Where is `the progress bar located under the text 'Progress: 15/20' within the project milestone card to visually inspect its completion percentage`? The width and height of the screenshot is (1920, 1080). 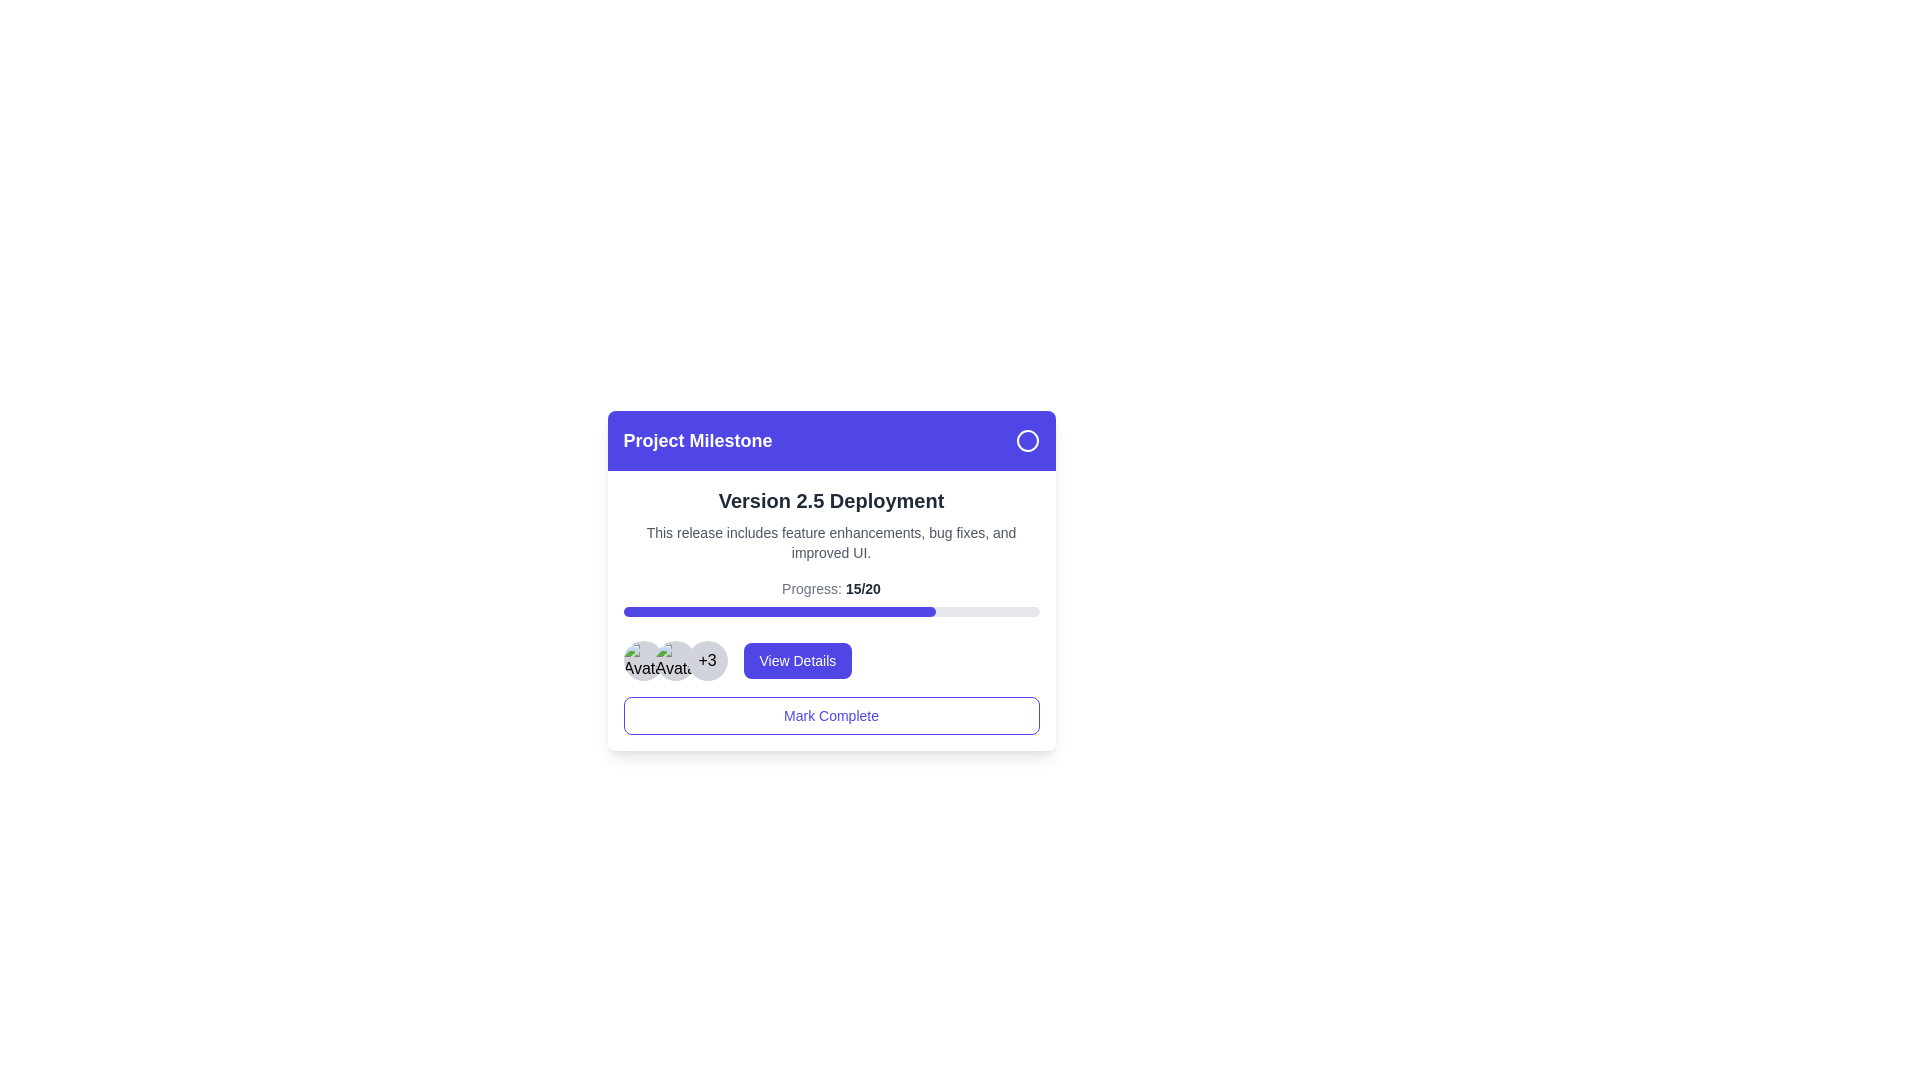 the progress bar located under the text 'Progress: 15/20' within the project milestone card to visually inspect its completion percentage is located at coordinates (831, 611).